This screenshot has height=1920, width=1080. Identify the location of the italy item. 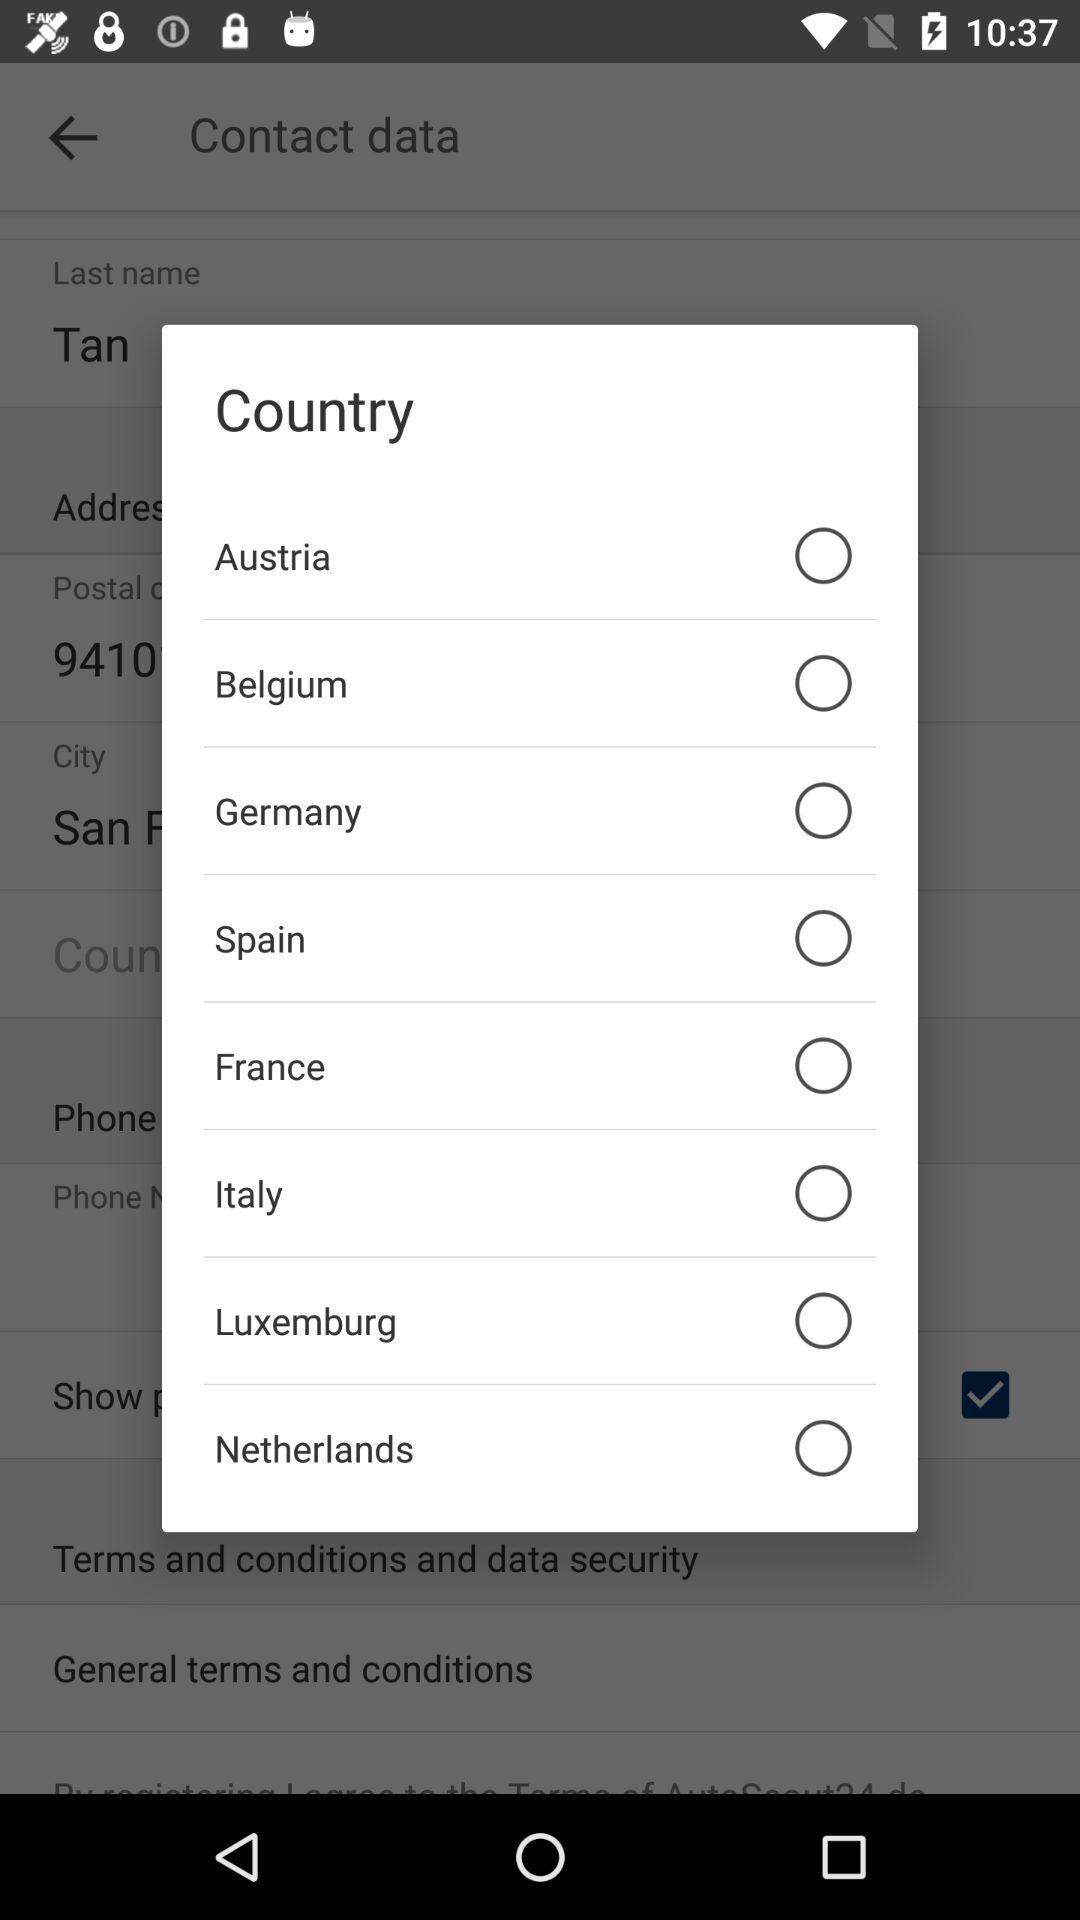
(540, 1193).